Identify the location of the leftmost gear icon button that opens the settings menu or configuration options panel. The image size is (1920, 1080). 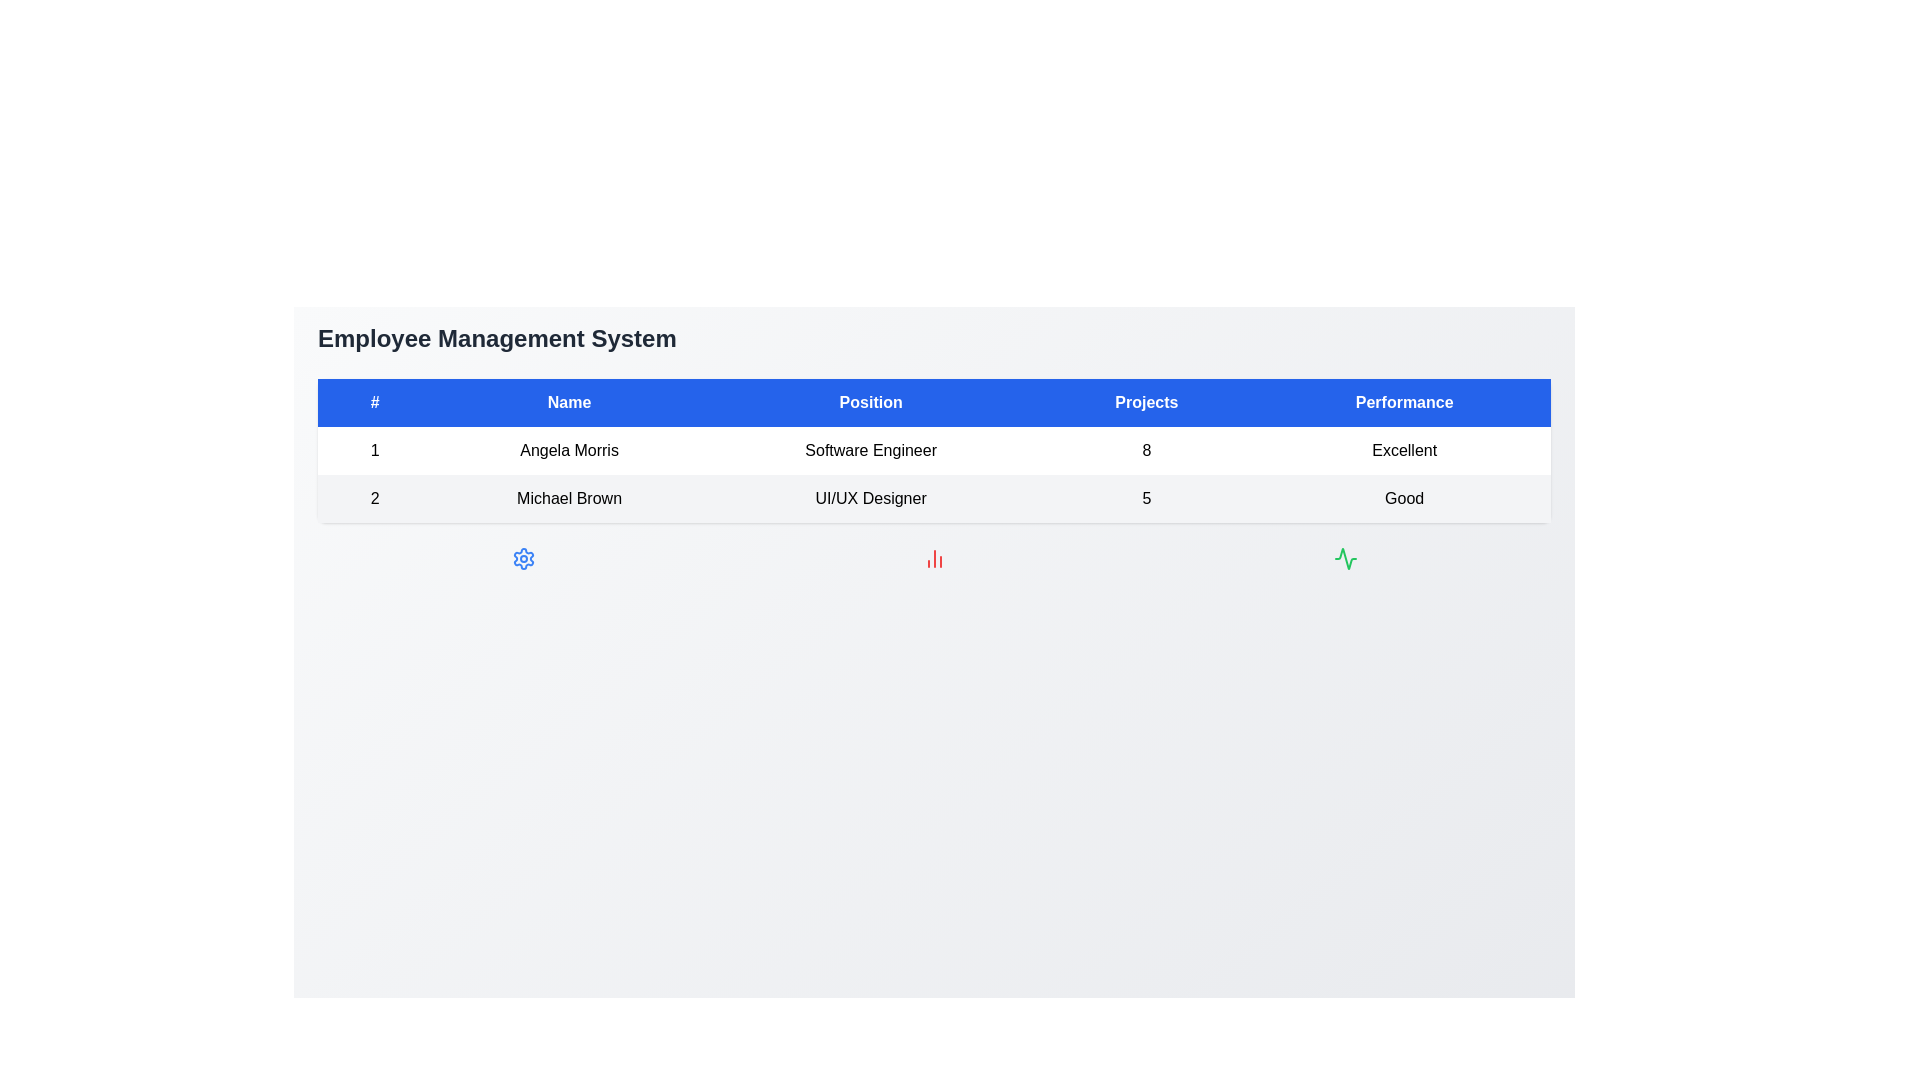
(523, 559).